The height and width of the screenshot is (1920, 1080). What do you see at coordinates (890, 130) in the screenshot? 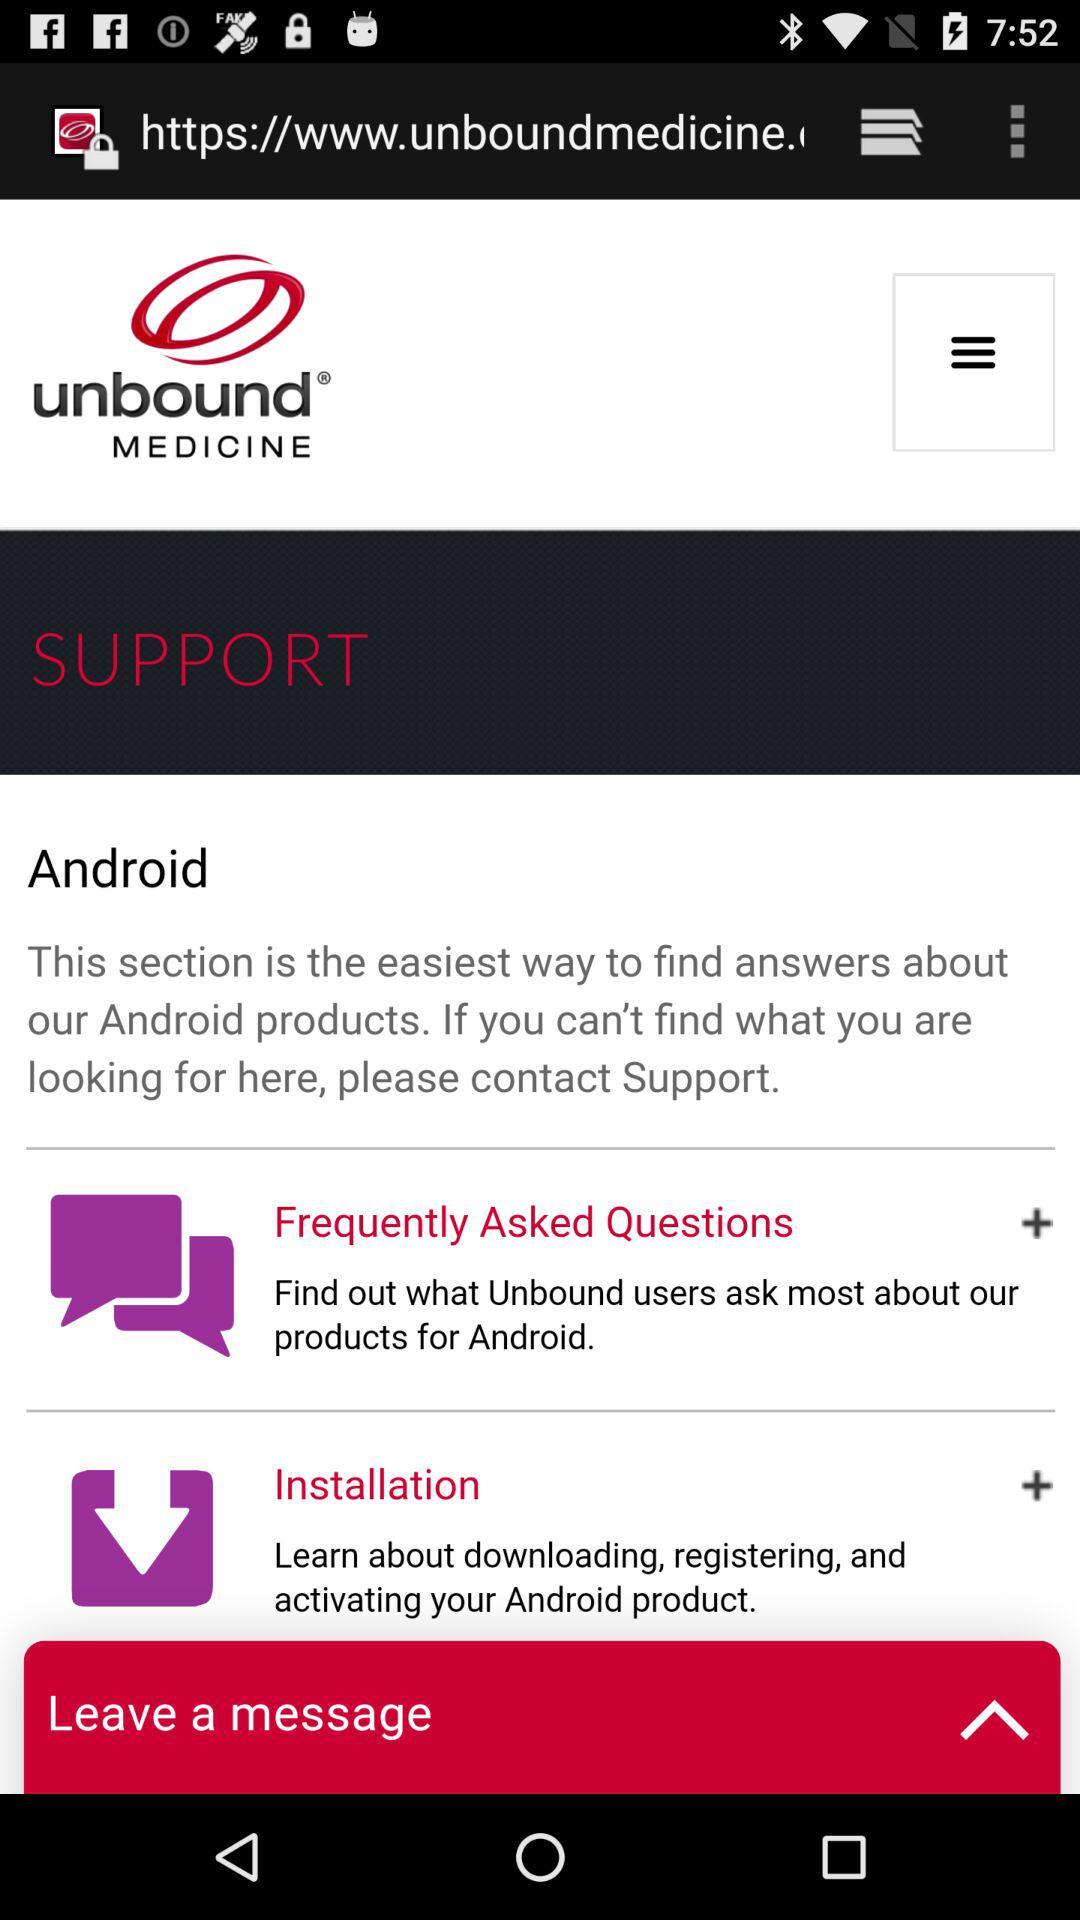
I see `the item to the right of https www unboundmedicine item` at bounding box center [890, 130].